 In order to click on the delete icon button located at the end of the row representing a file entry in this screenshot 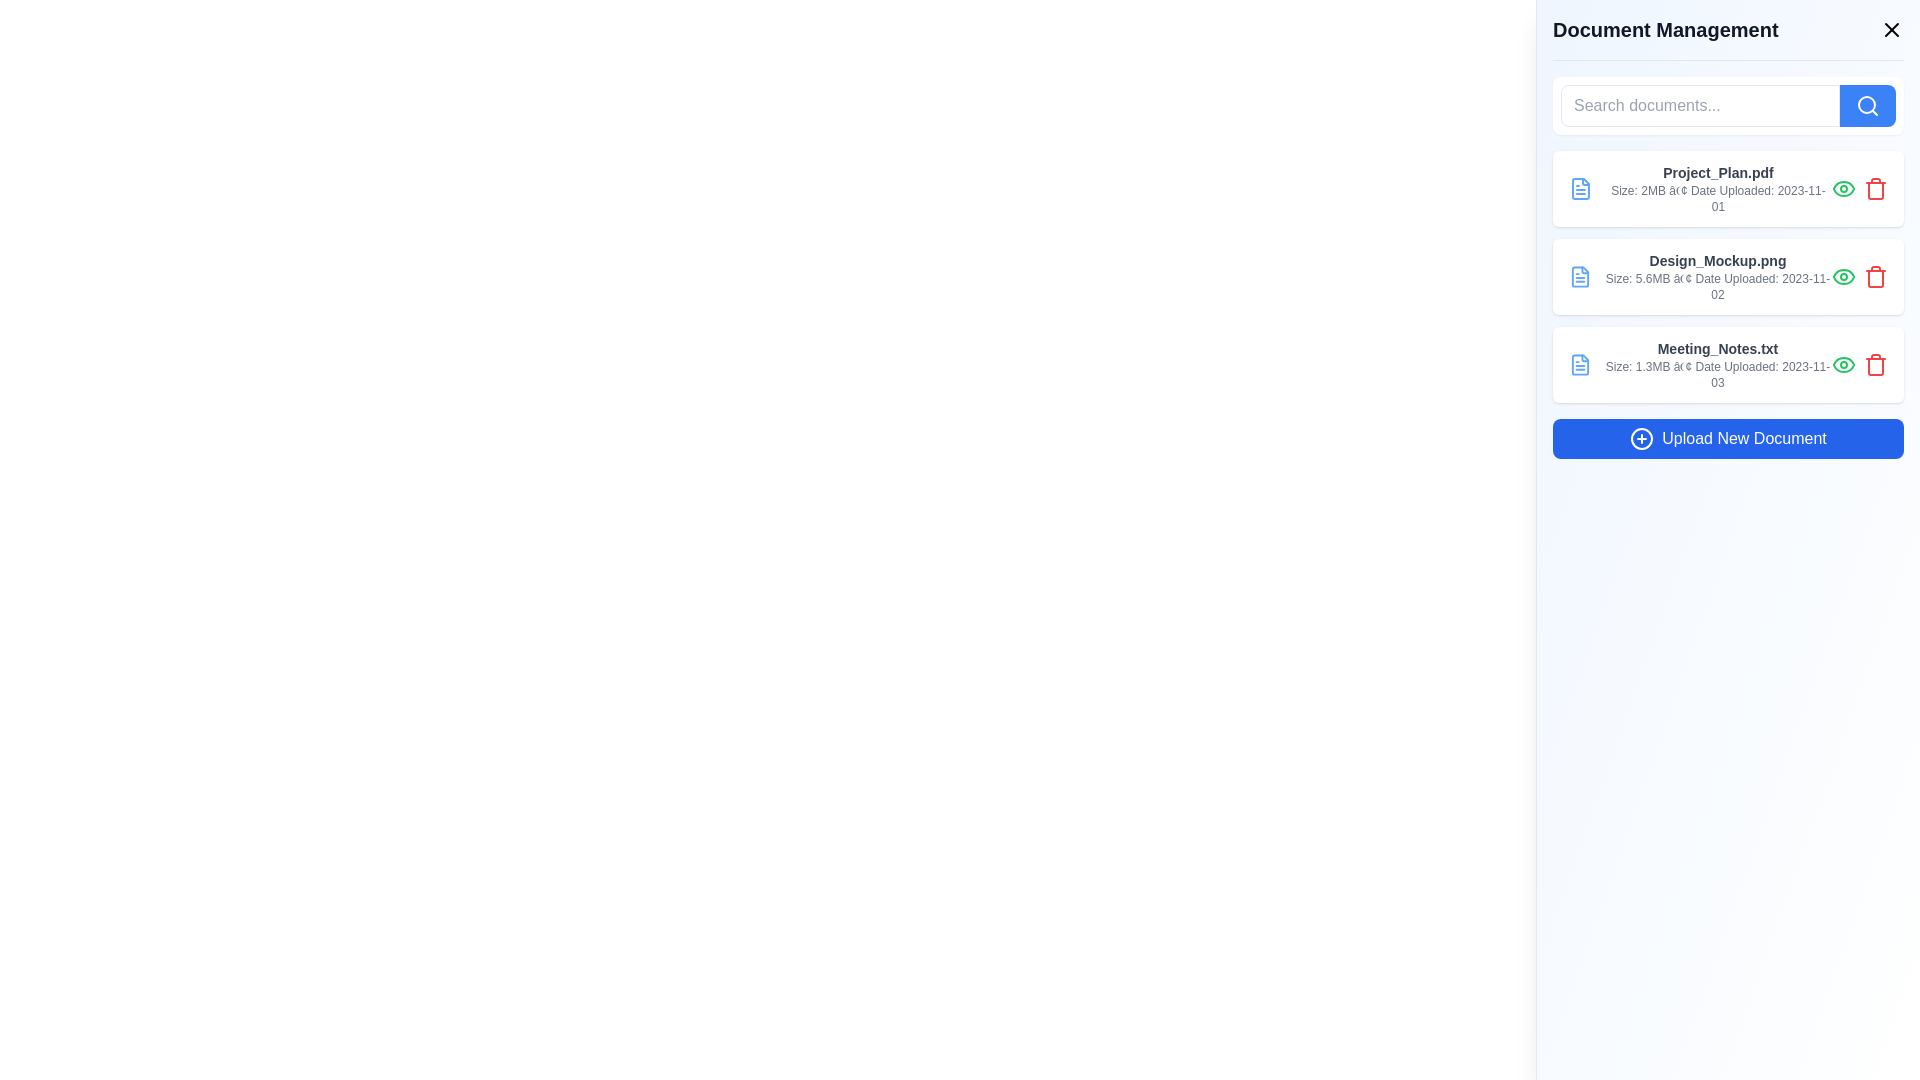, I will do `click(1875, 365)`.